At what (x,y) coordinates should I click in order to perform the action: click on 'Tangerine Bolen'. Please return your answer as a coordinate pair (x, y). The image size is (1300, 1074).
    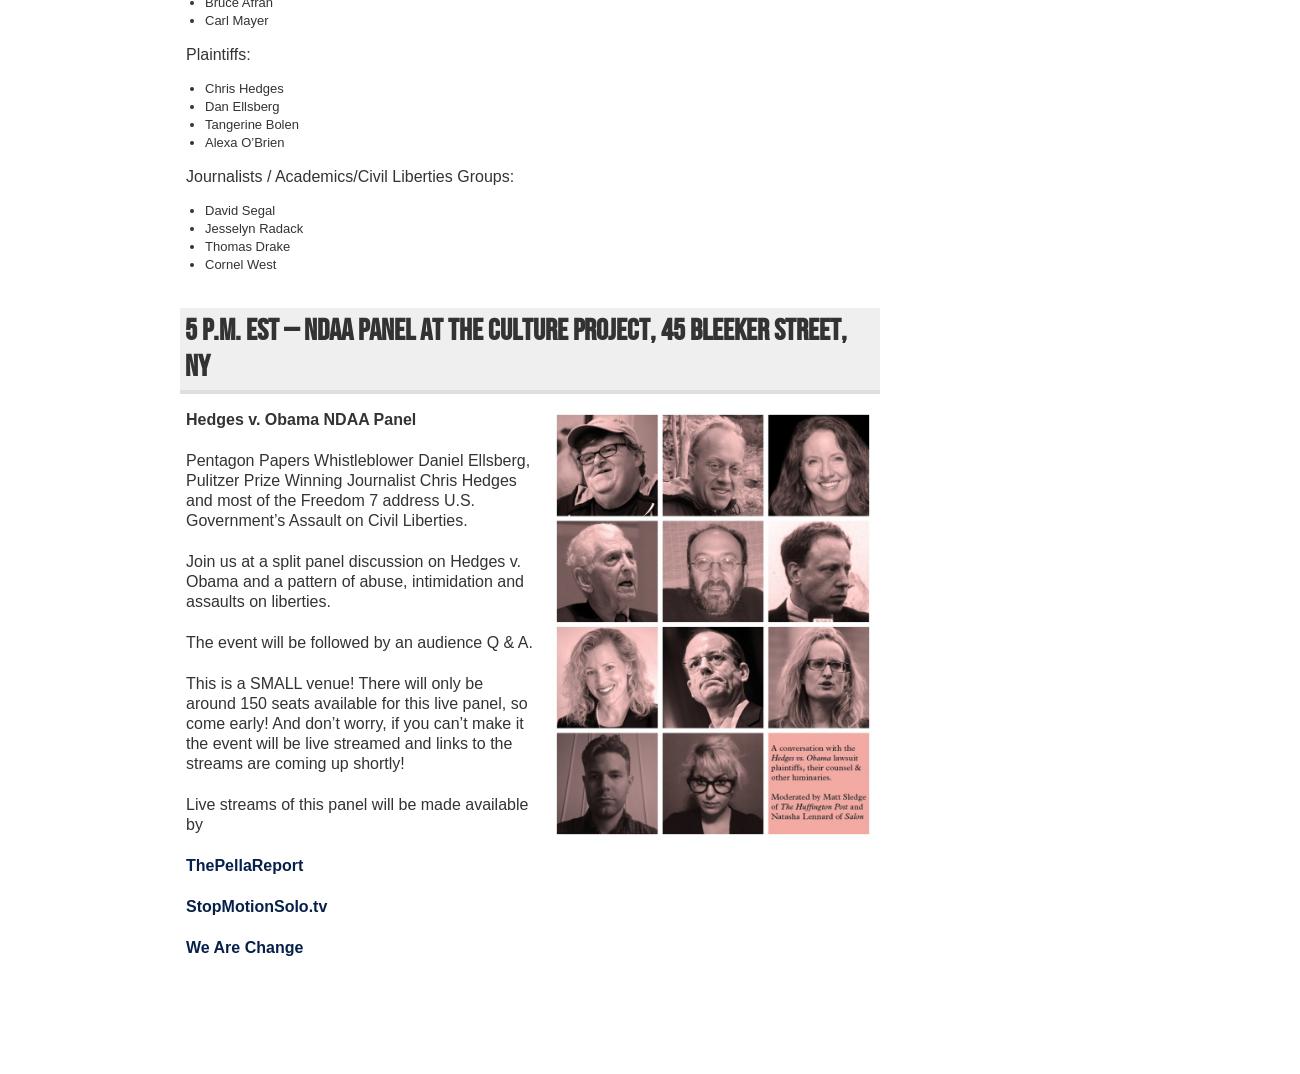
    Looking at the image, I should click on (205, 123).